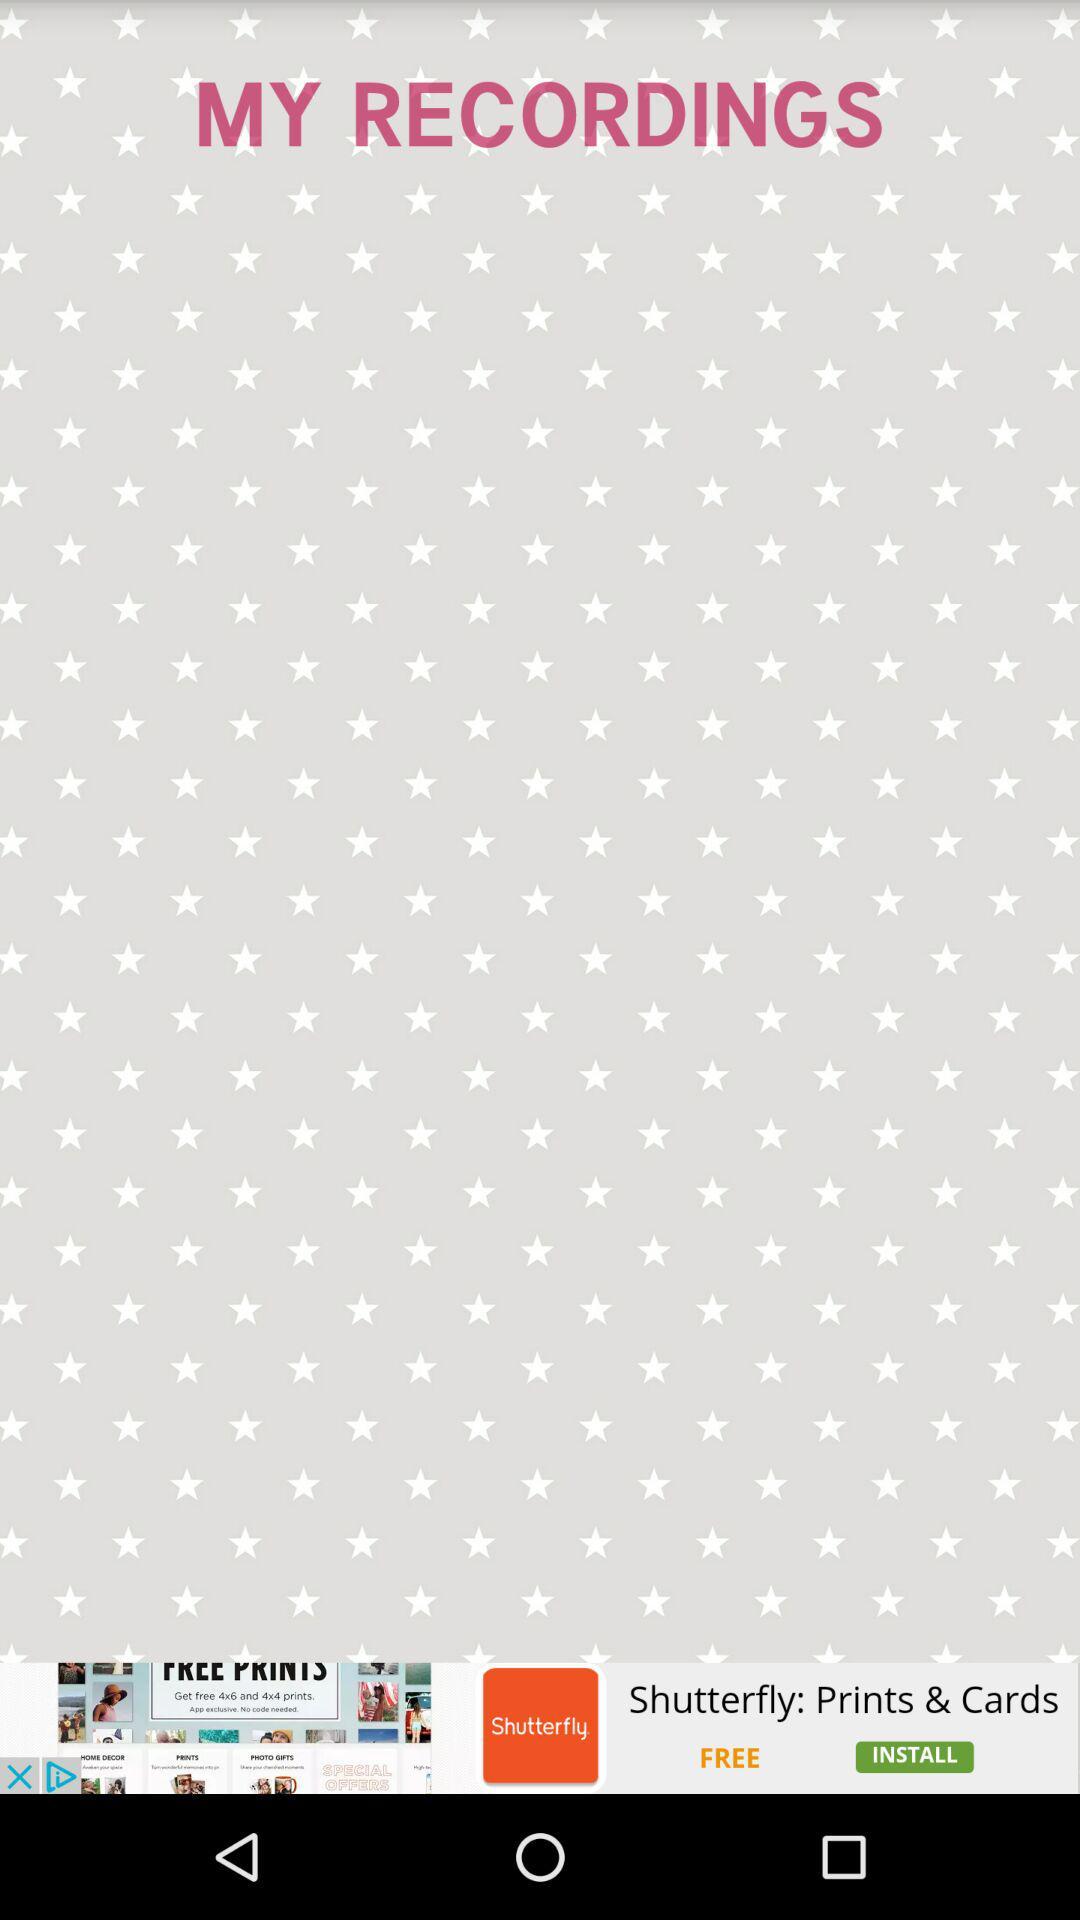 Image resolution: width=1080 pixels, height=1920 pixels. I want to click on shutterfly app, so click(540, 1727).